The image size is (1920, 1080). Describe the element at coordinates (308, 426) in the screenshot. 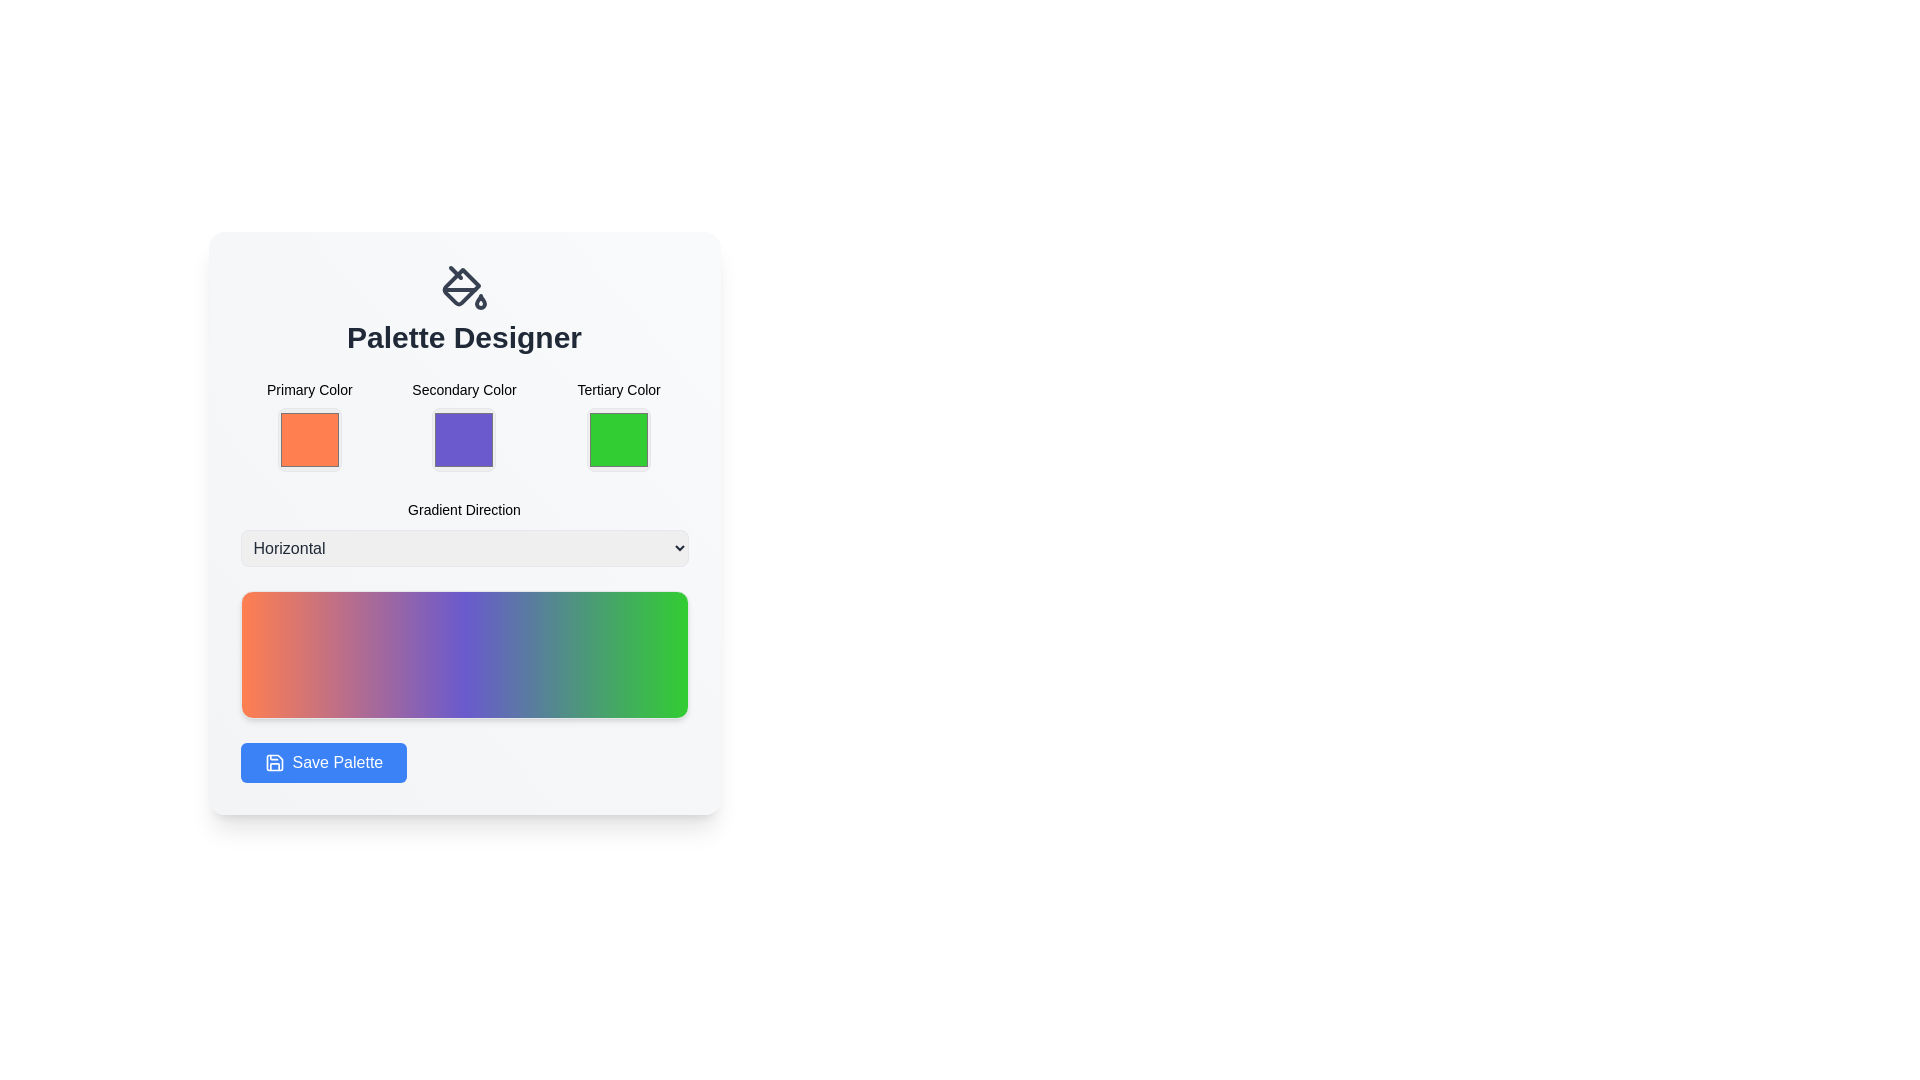

I see `the Color Picker element located at the top portion of the interface, which is the leftmost element among 'Secondary Color' and 'Tertiary Color'` at that location.